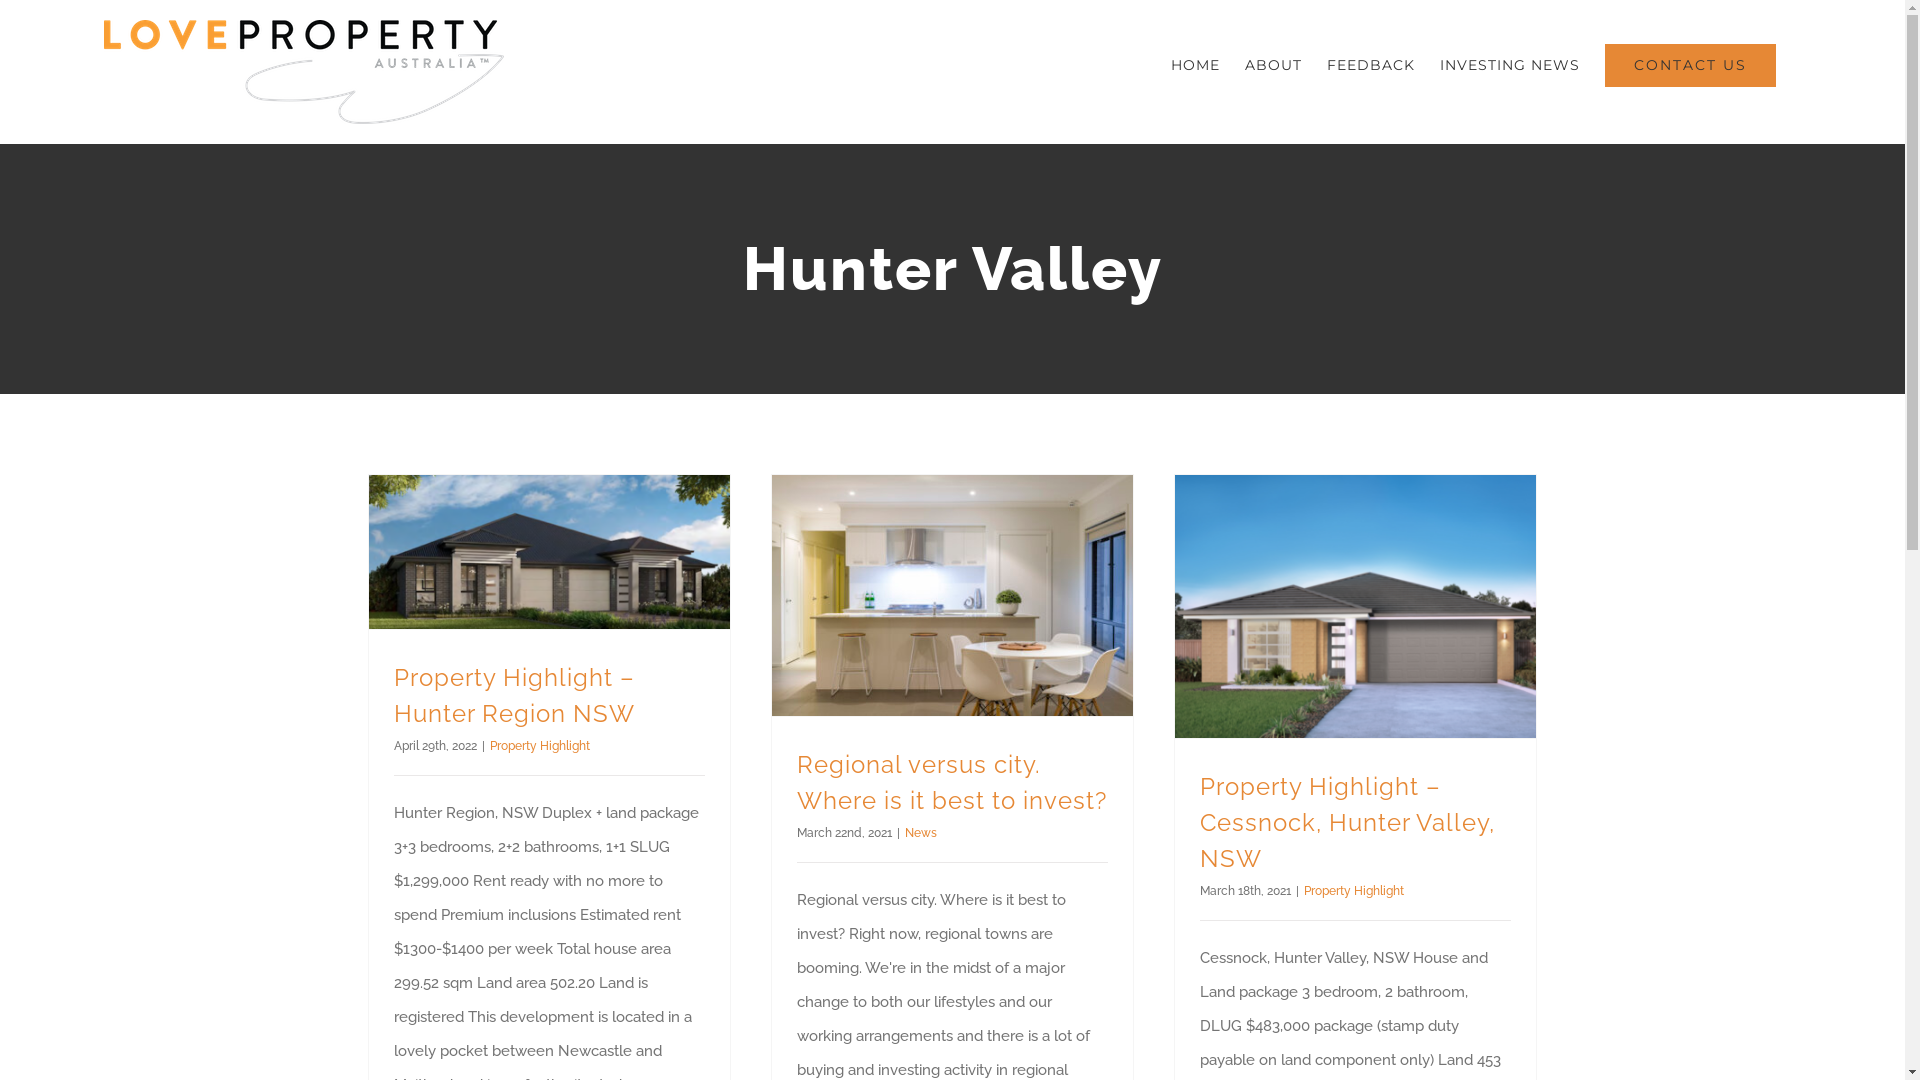 The image size is (1920, 1080). Describe the element at coordinates (1195, 64) in the screenshot. I see `'HOME'` at that location.